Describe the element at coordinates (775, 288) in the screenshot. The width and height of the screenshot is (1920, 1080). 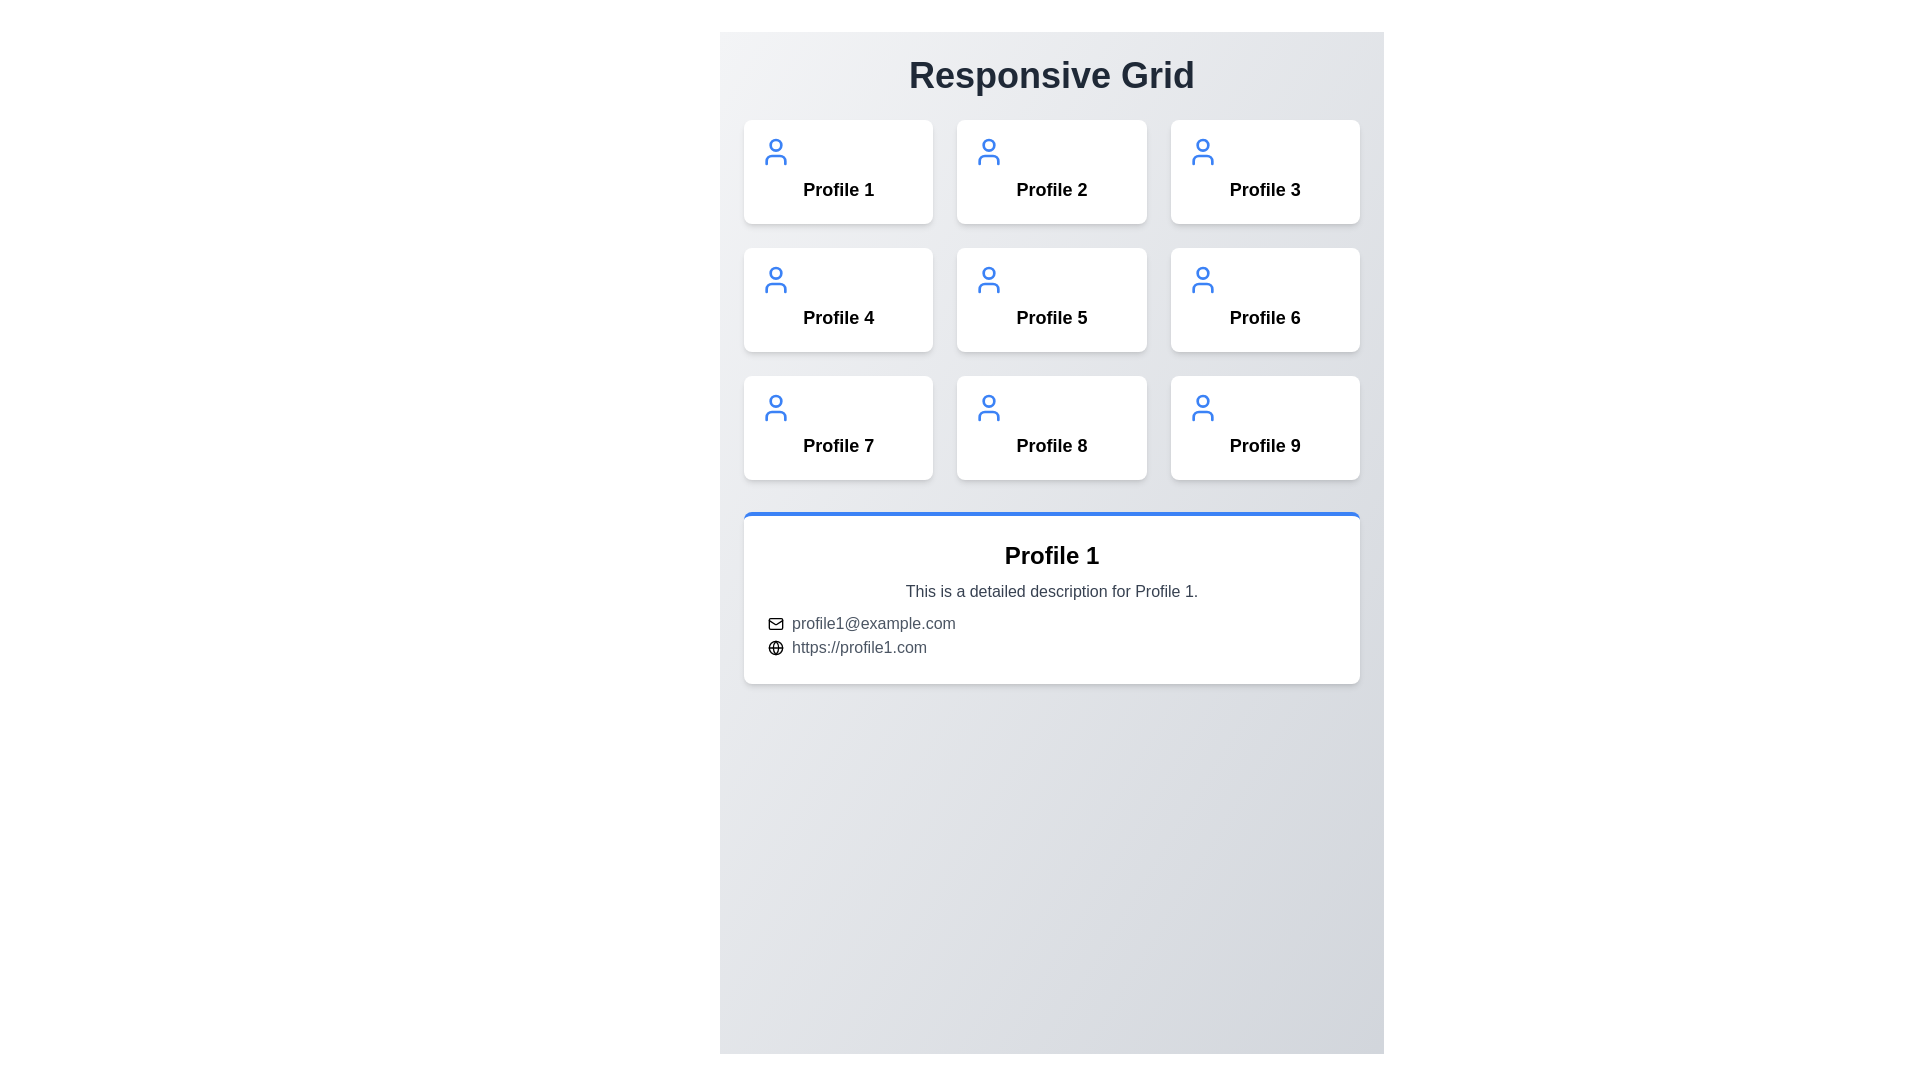
I see `the lower part of the user profile icon in the fourth profile card of the responsive grid layout` at that location.